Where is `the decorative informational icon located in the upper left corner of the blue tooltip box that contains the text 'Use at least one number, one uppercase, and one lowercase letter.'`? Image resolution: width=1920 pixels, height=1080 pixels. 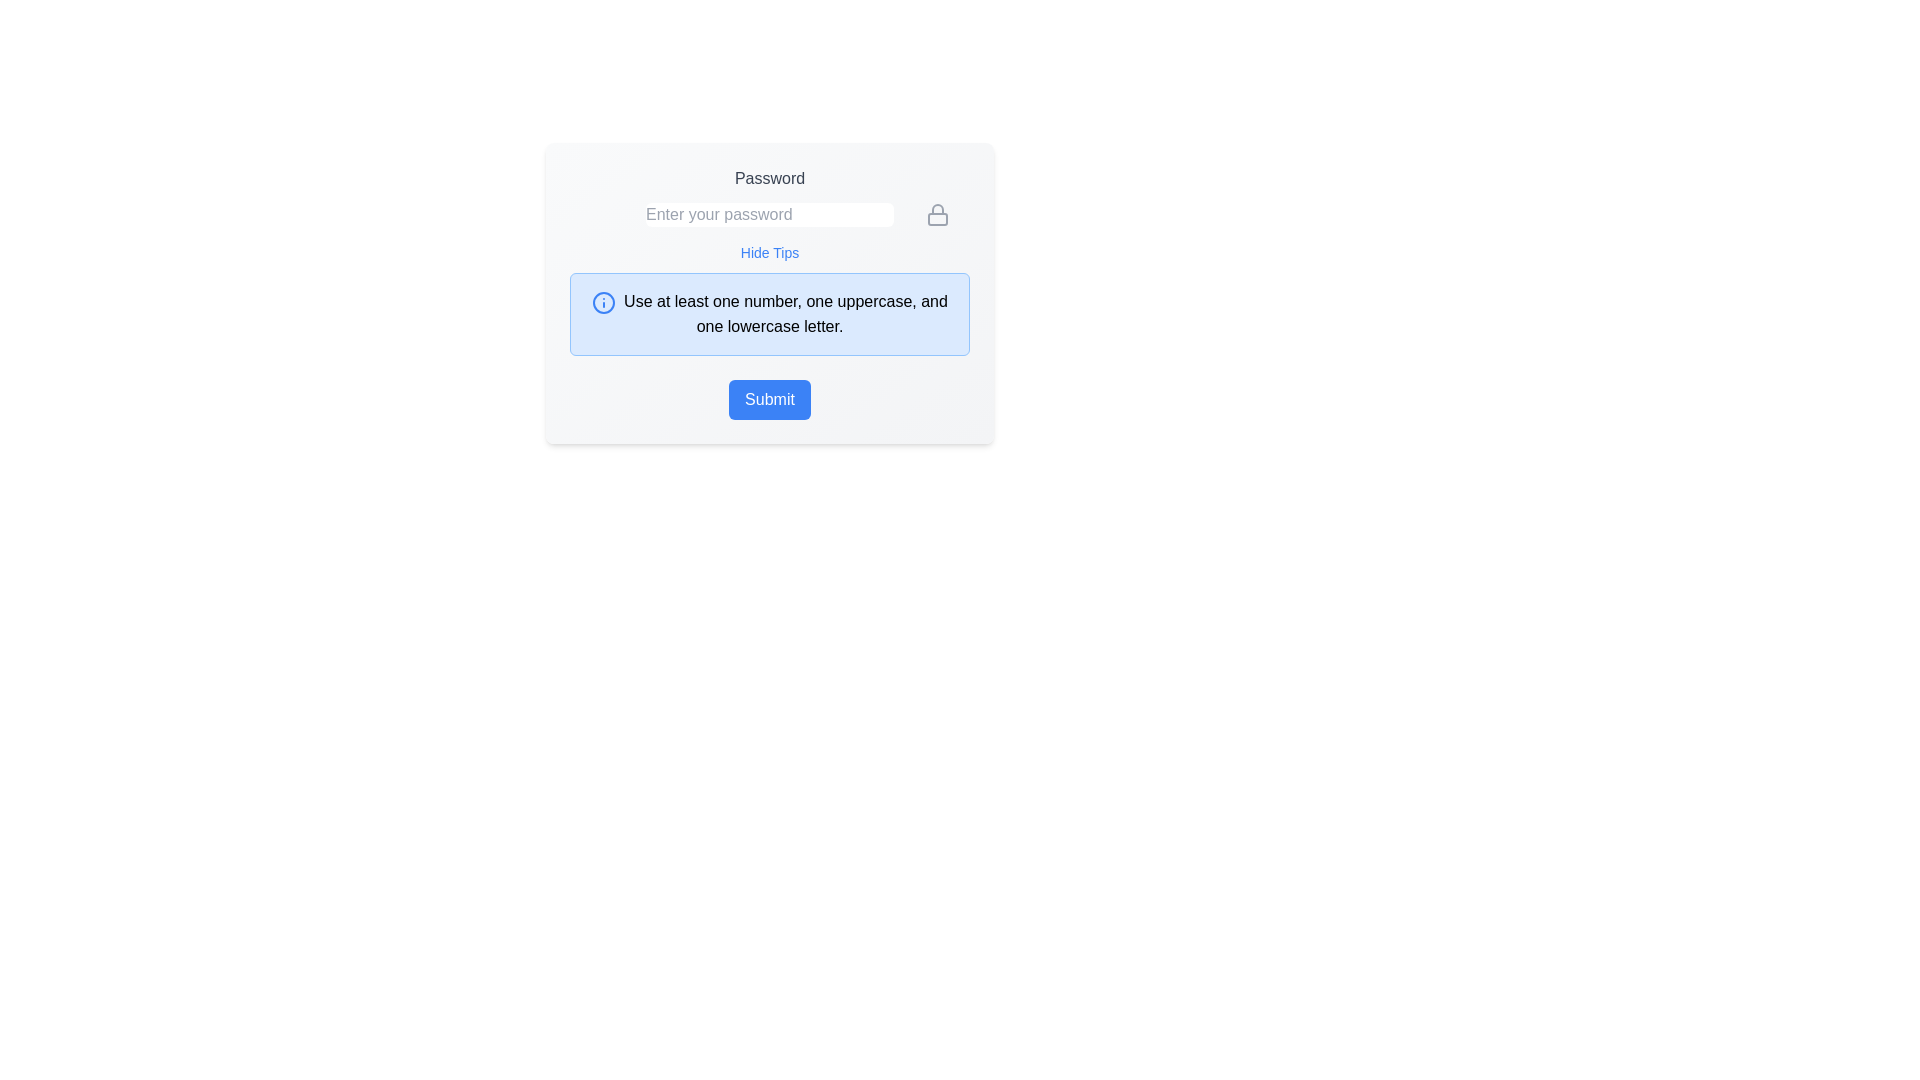 the decorative informational icon located in the upper left corner of the blue tooltip box that contains the text 'Use at least one number, one uppercase, and one lowercase letter.' is located at coordinates (603, 302).